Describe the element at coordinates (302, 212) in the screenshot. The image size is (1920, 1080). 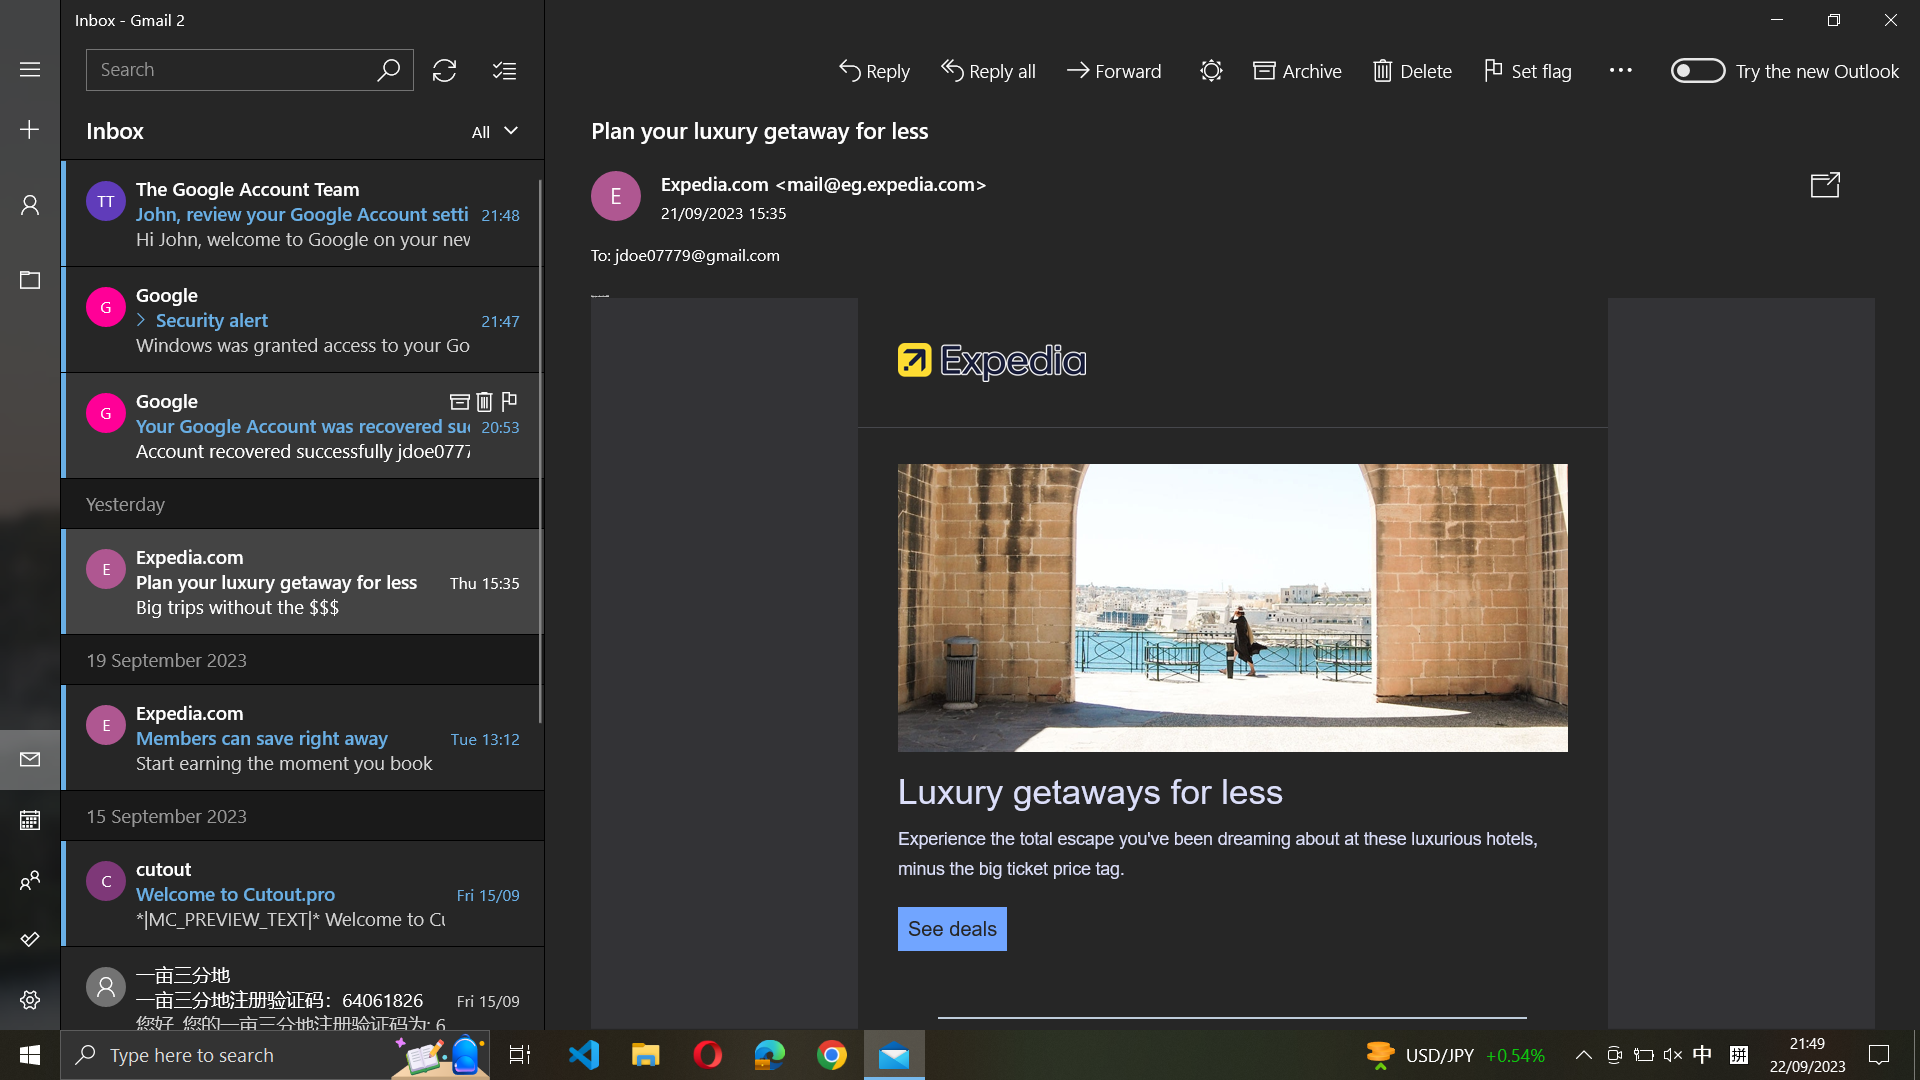
I see `Remove the very first mail in inbox` at that location.